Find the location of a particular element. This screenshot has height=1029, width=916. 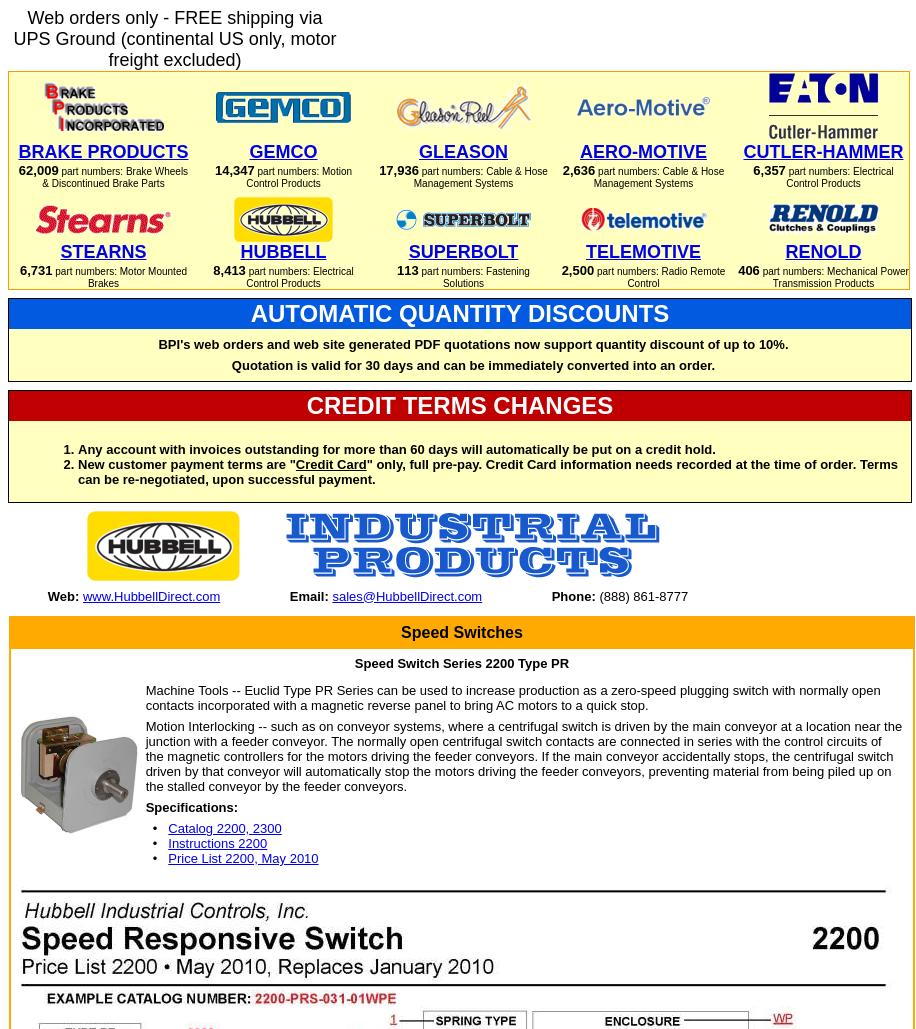

'HUBBELL' is located at coordinates (283, 251).